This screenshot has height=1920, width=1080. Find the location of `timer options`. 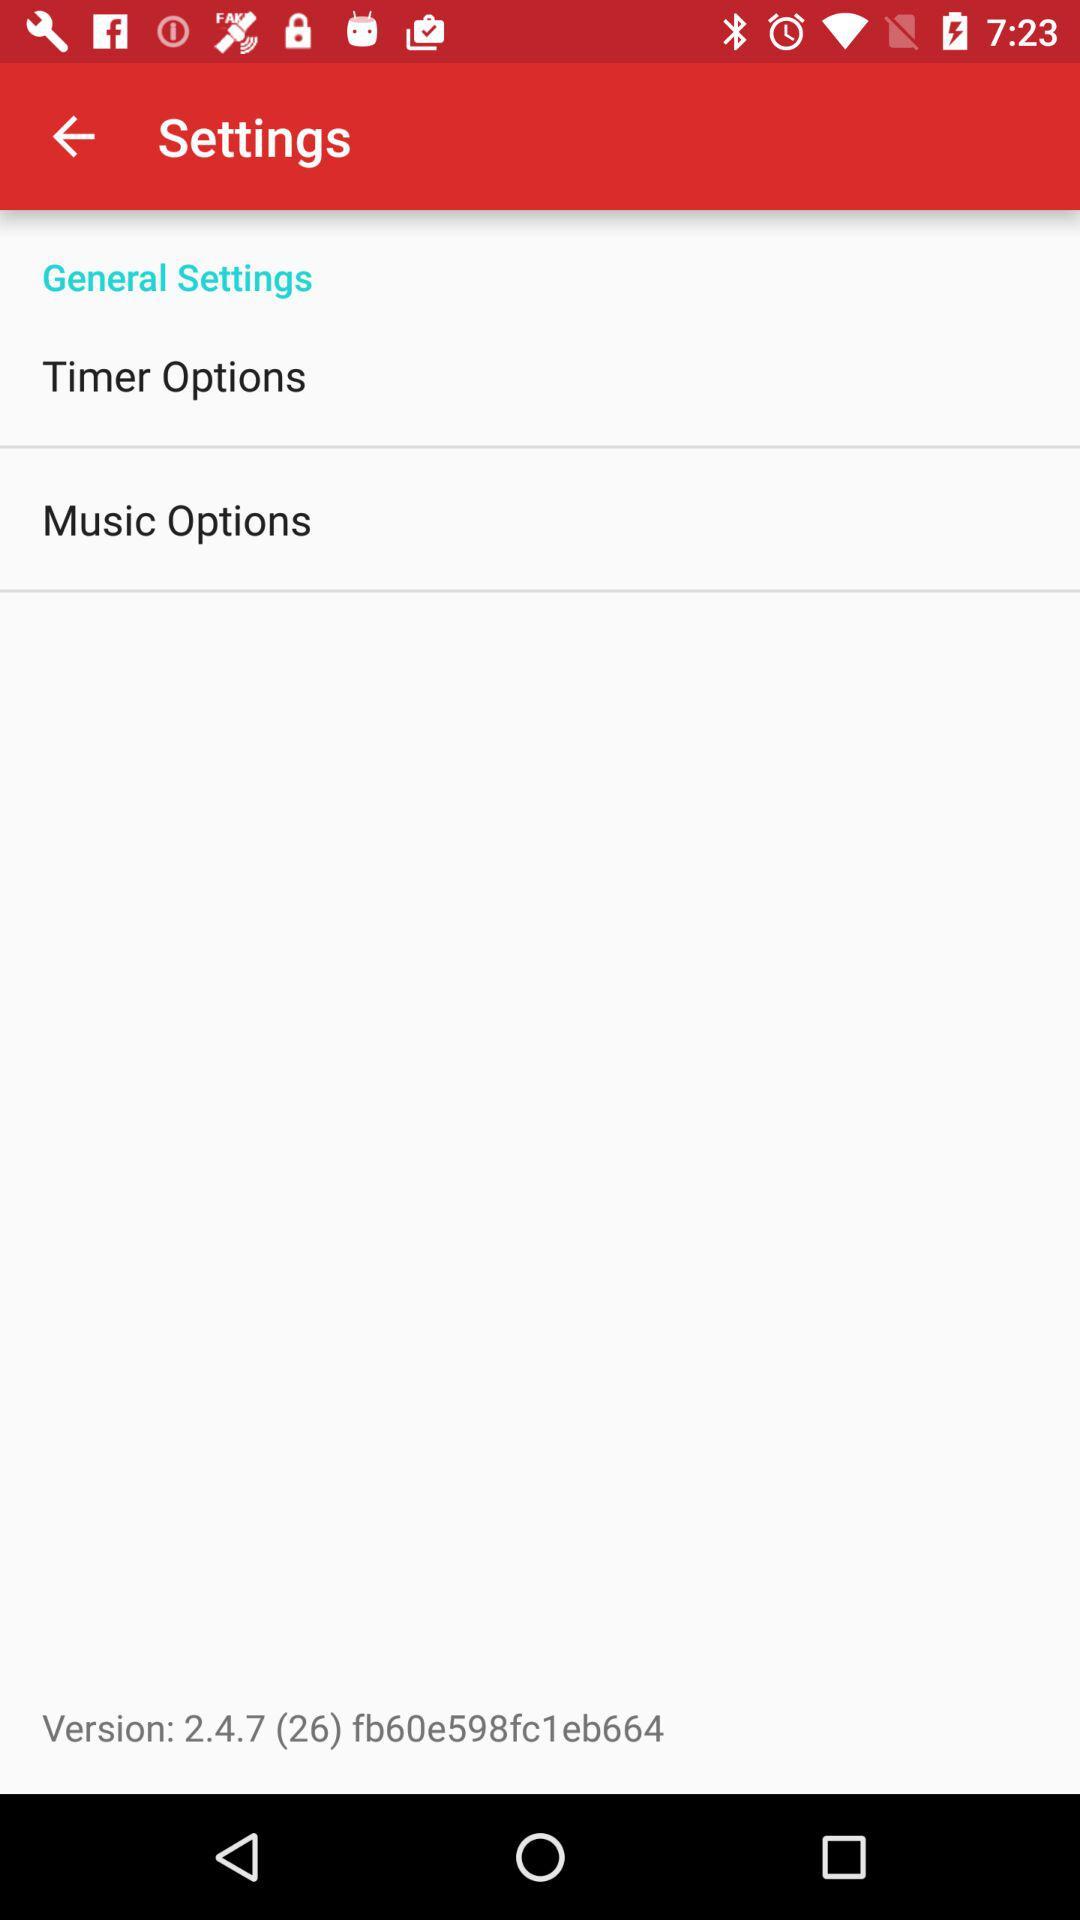

timer options is located at coordinates (173, 374).